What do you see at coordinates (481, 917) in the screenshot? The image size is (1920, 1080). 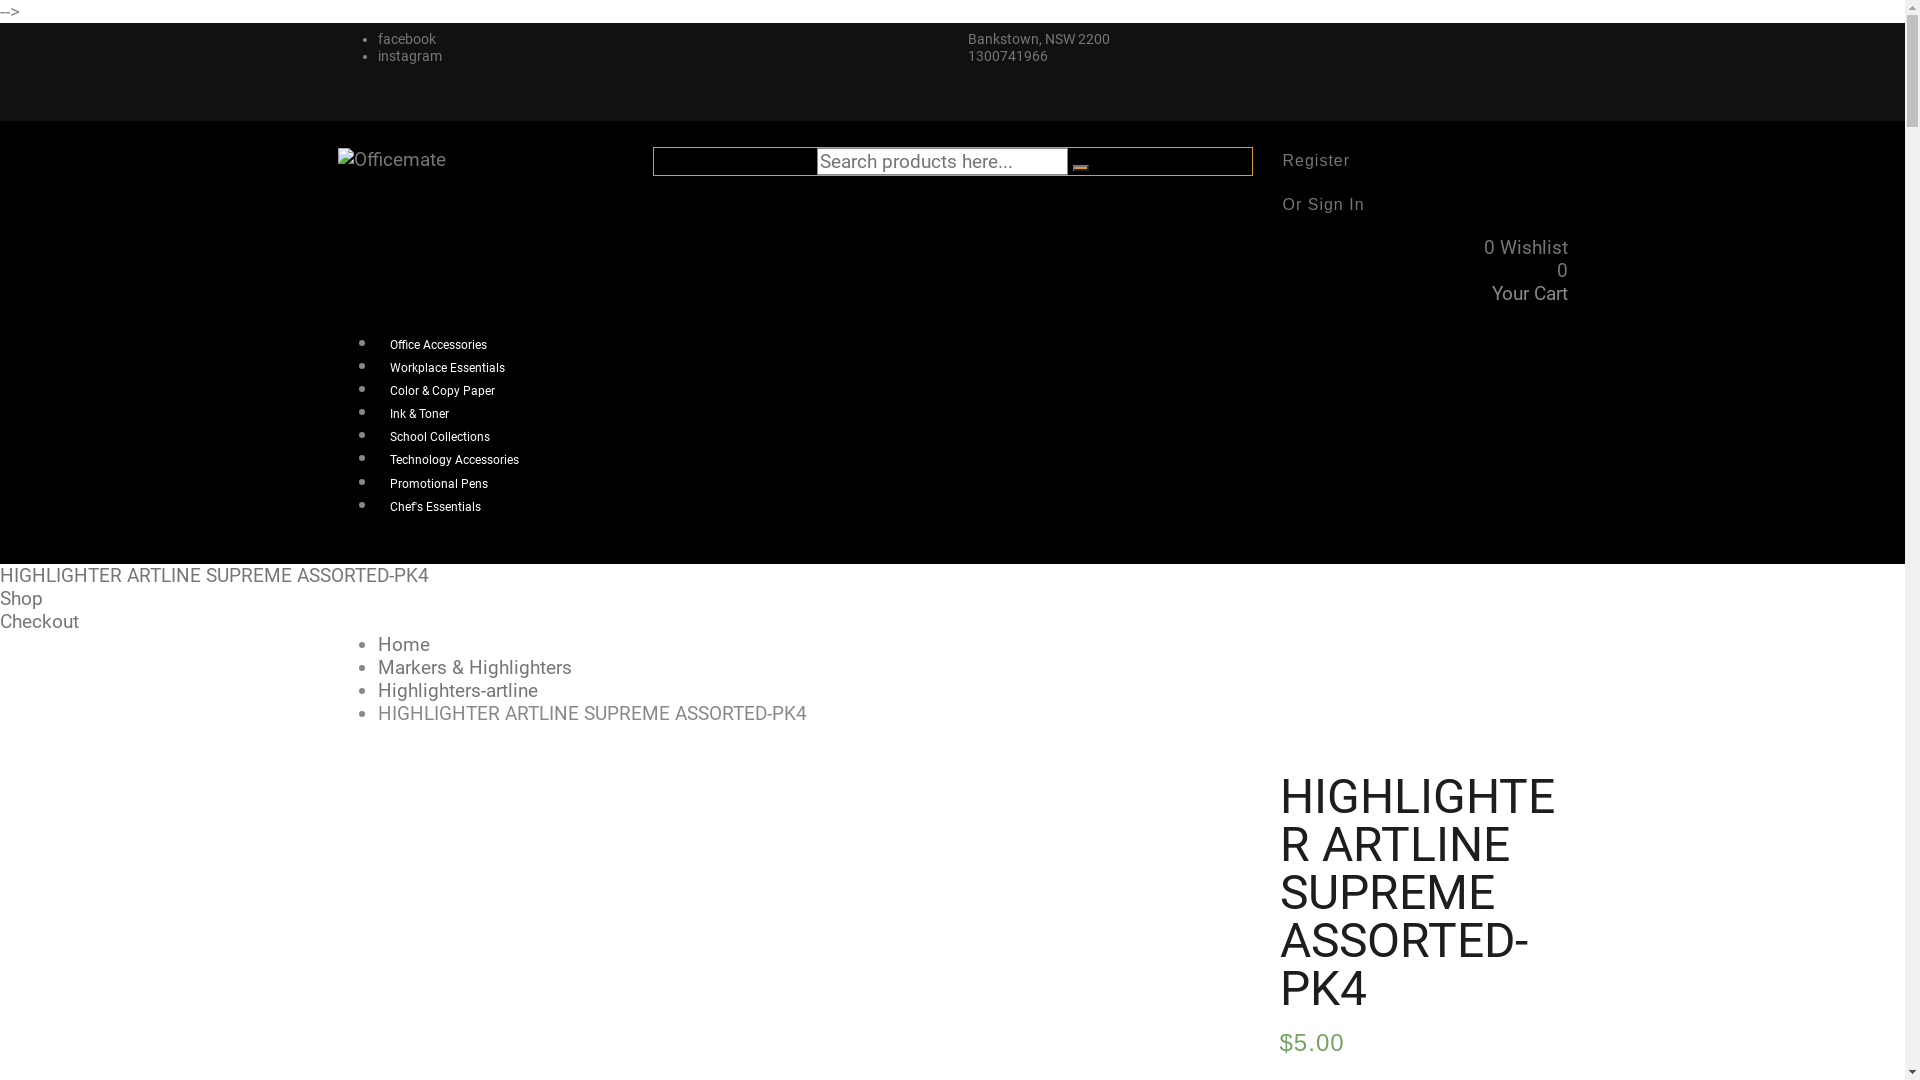 I see `'1417-O2408'` at bounding box center [481, 917].